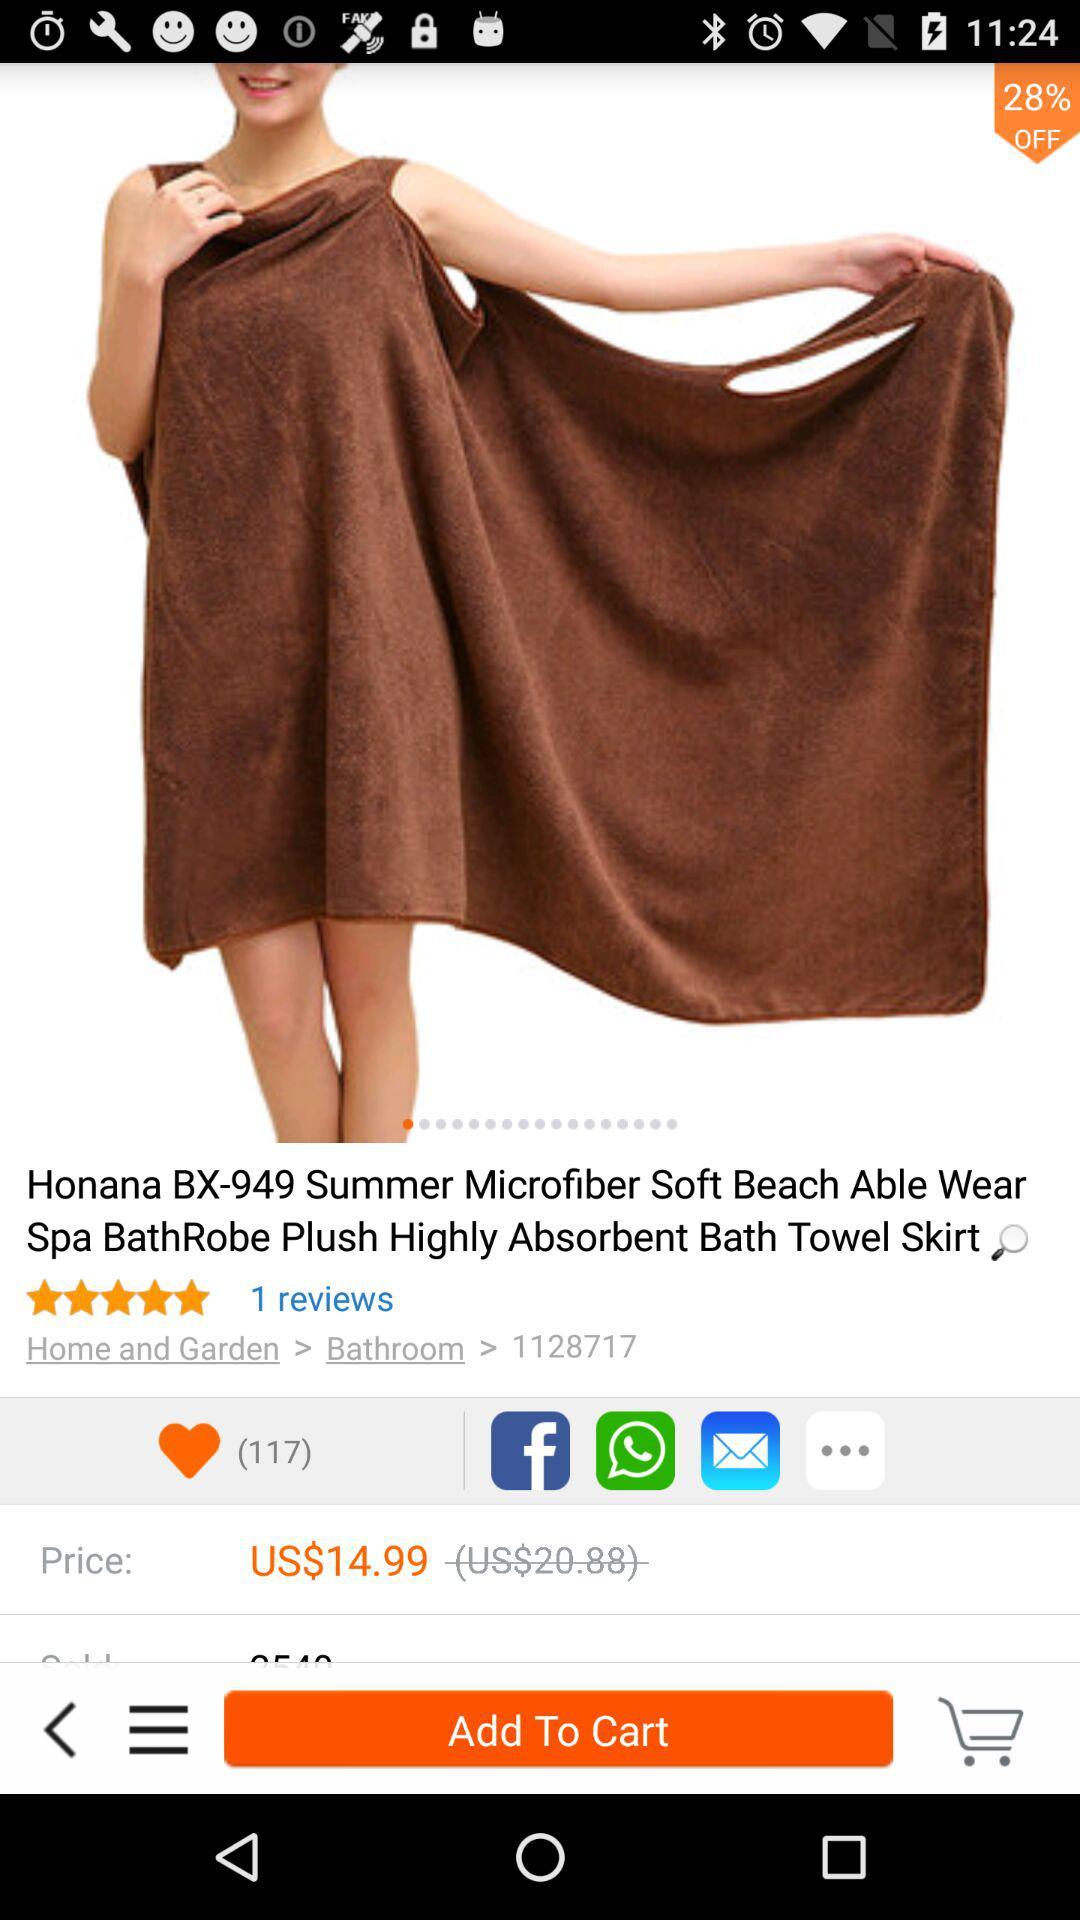 This screenshot has height=1920, width=1080. Describe the element at coordinates (490, 1124) in the screenshot. I see `another picture middle` at that location.